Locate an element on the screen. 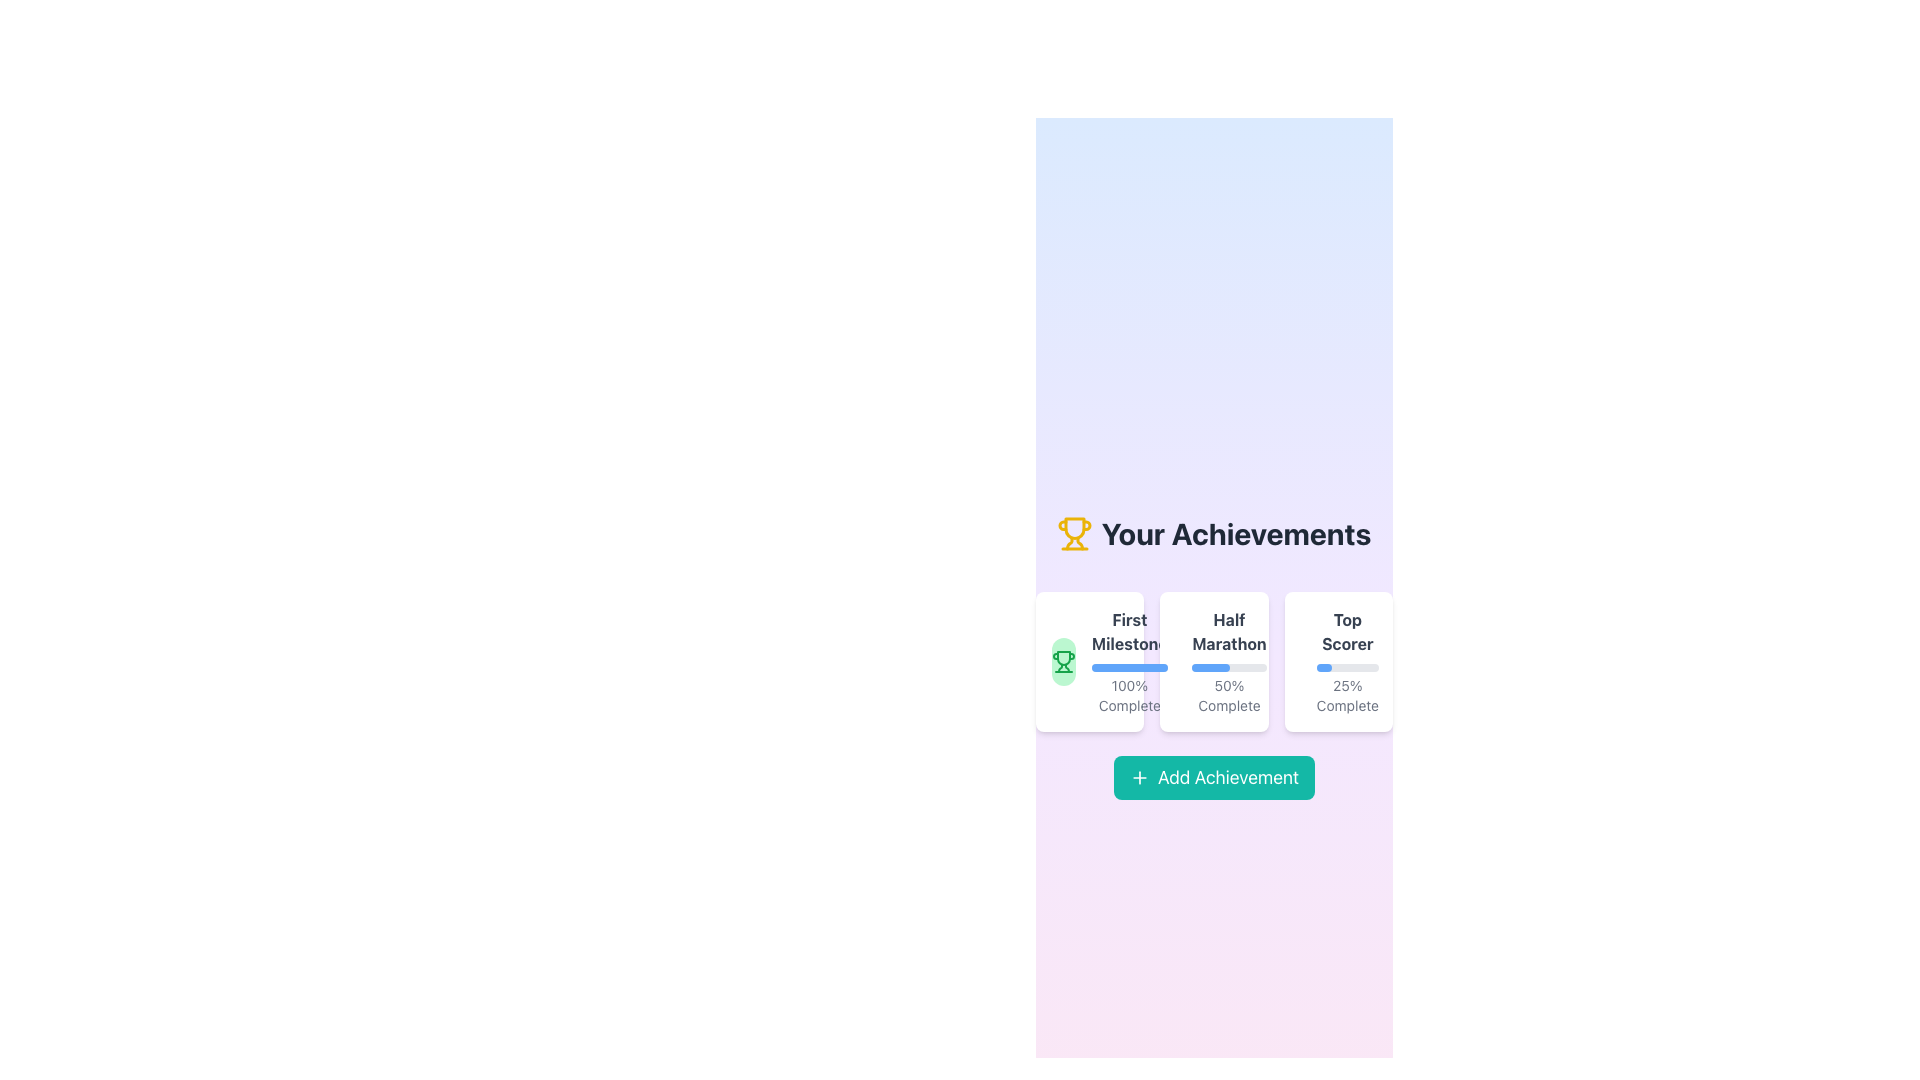  the blue-filled portion of the progress indicator representing 50% completion under the 'Half Marathon' section is located at coordinates (1209, 667).